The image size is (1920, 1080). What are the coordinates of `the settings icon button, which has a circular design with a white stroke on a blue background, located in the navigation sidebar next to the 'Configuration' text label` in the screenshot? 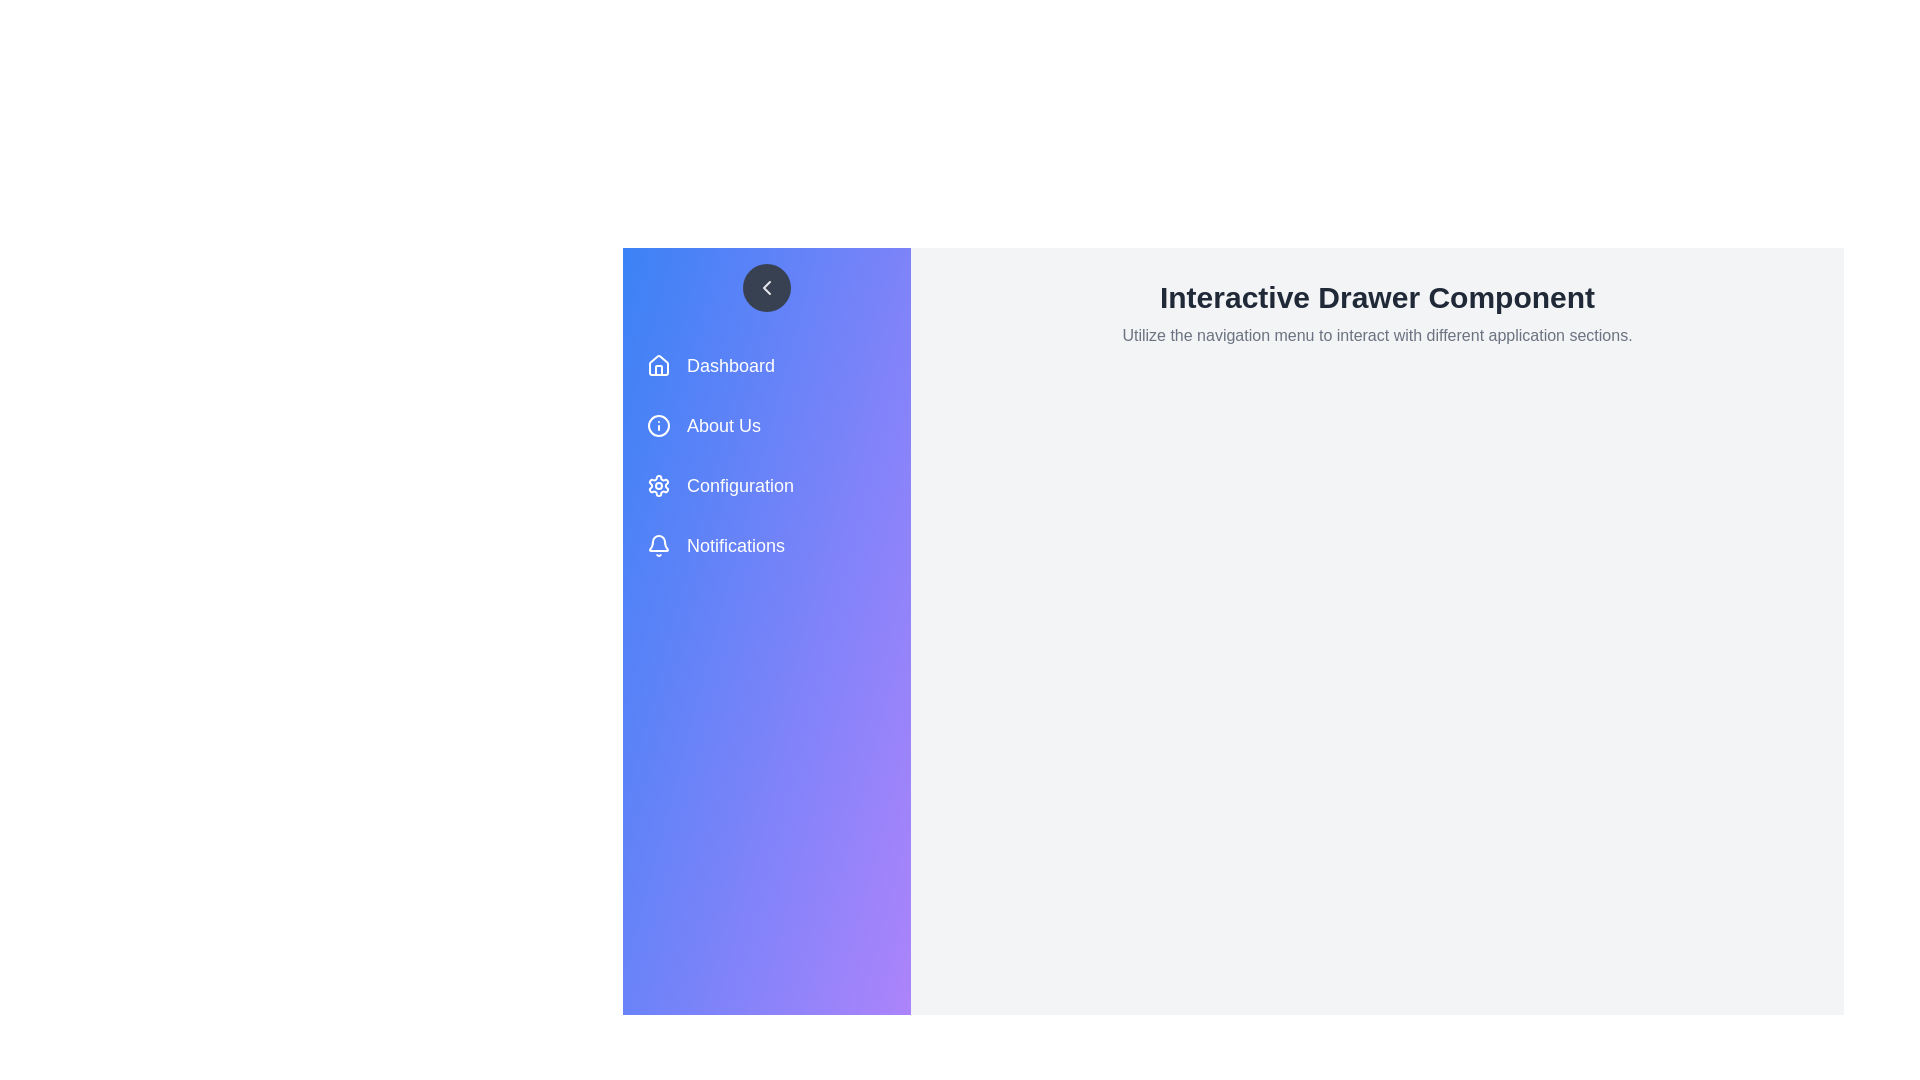 It's located at (658, 486).